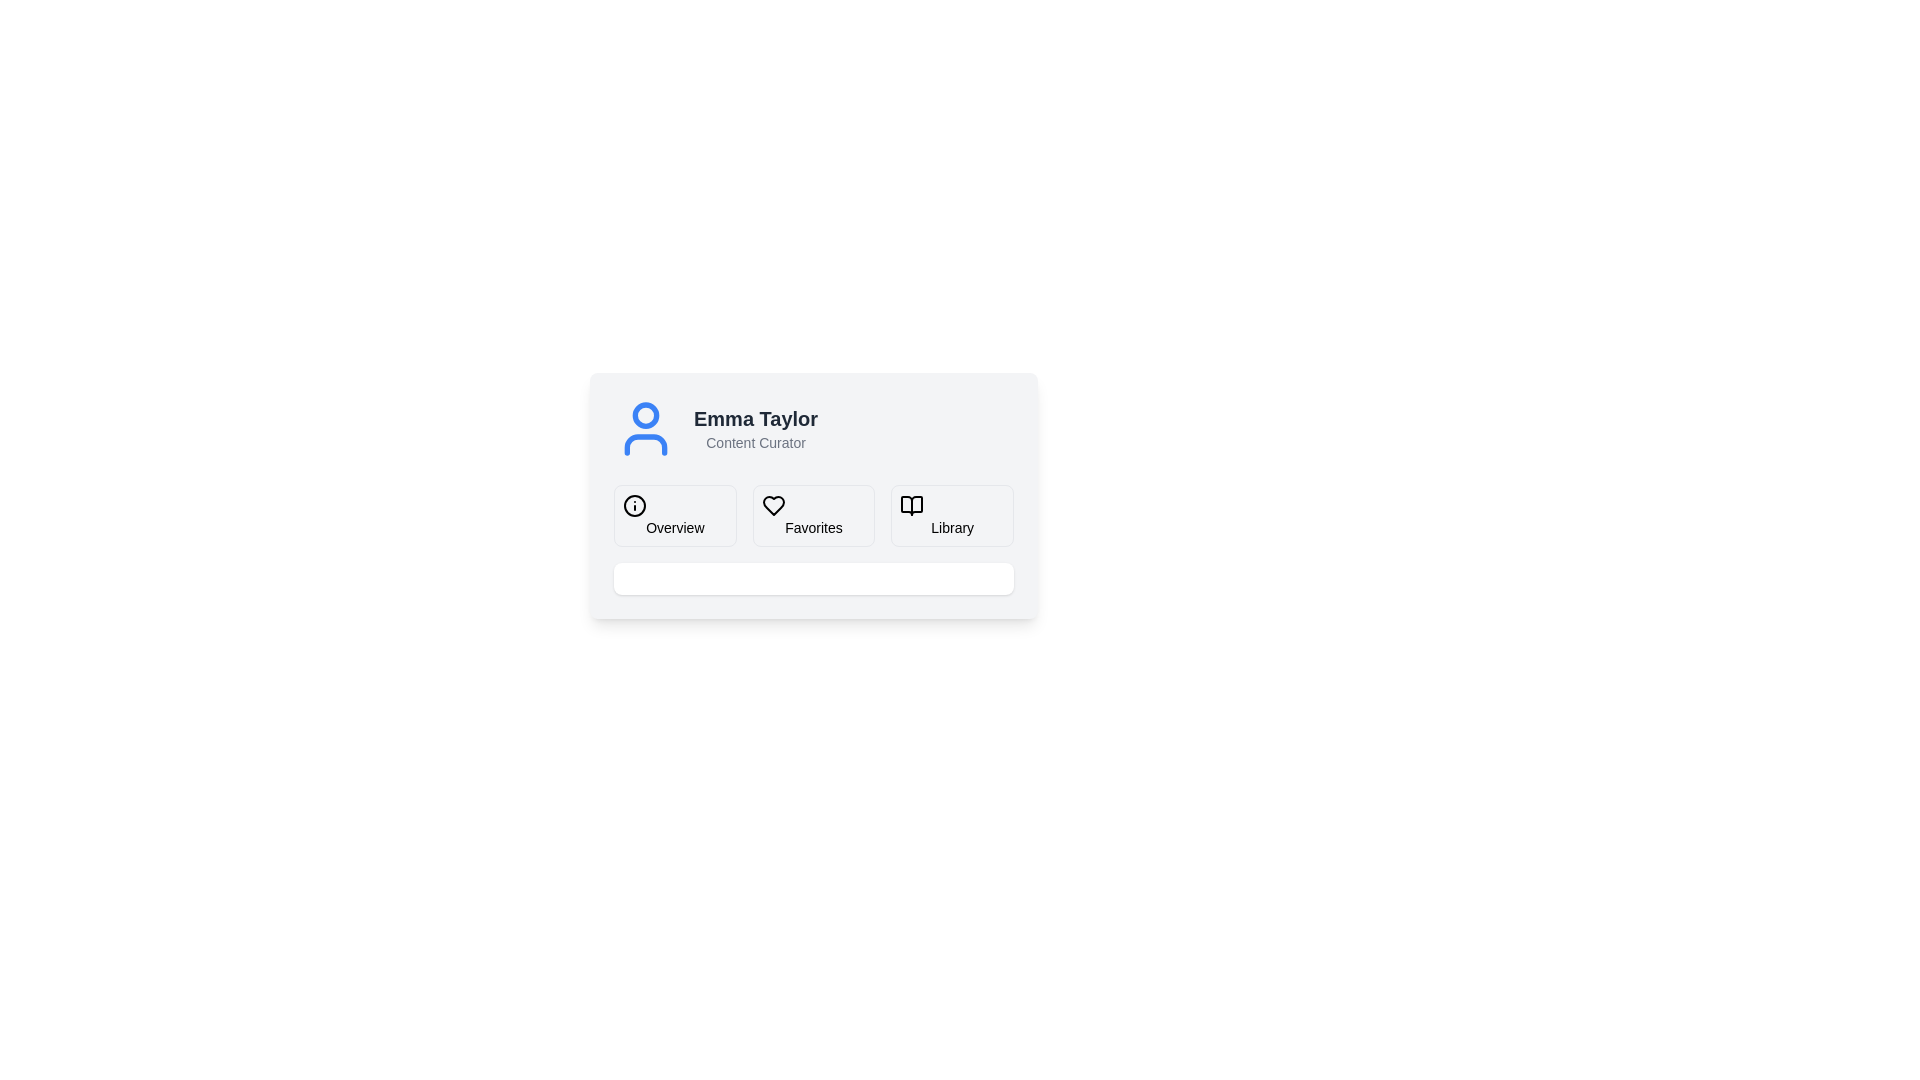 The height and width of the screenshot is (1080, 1920). What do you see at coordinates (772, 504) in the screenshot?
I see `the heart icon button, which represents the 'favorites' function` at bounding box center [772, 504].